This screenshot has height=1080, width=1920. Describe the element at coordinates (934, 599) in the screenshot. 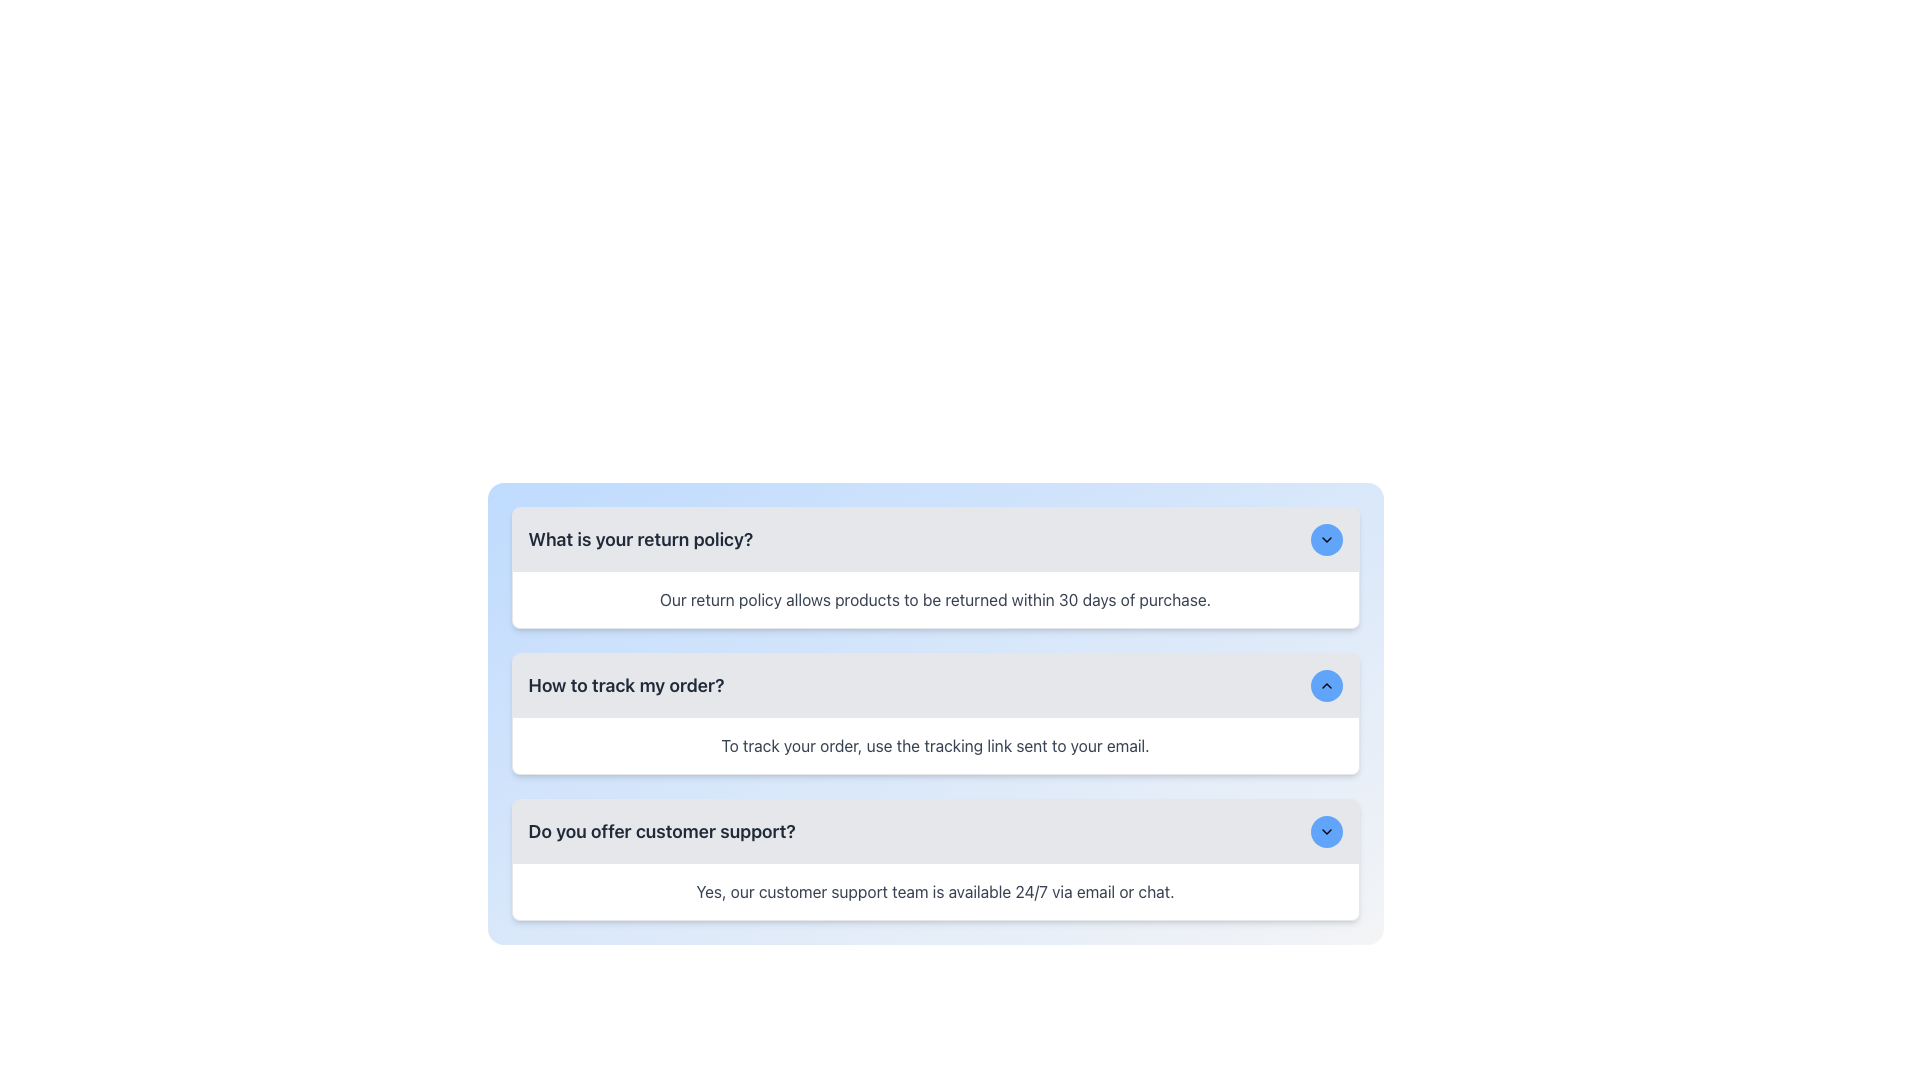

I see `the static text element that provides details about the return policy, located directly beneath the question 'What is your return policy?' in the FAQ section` at that location.